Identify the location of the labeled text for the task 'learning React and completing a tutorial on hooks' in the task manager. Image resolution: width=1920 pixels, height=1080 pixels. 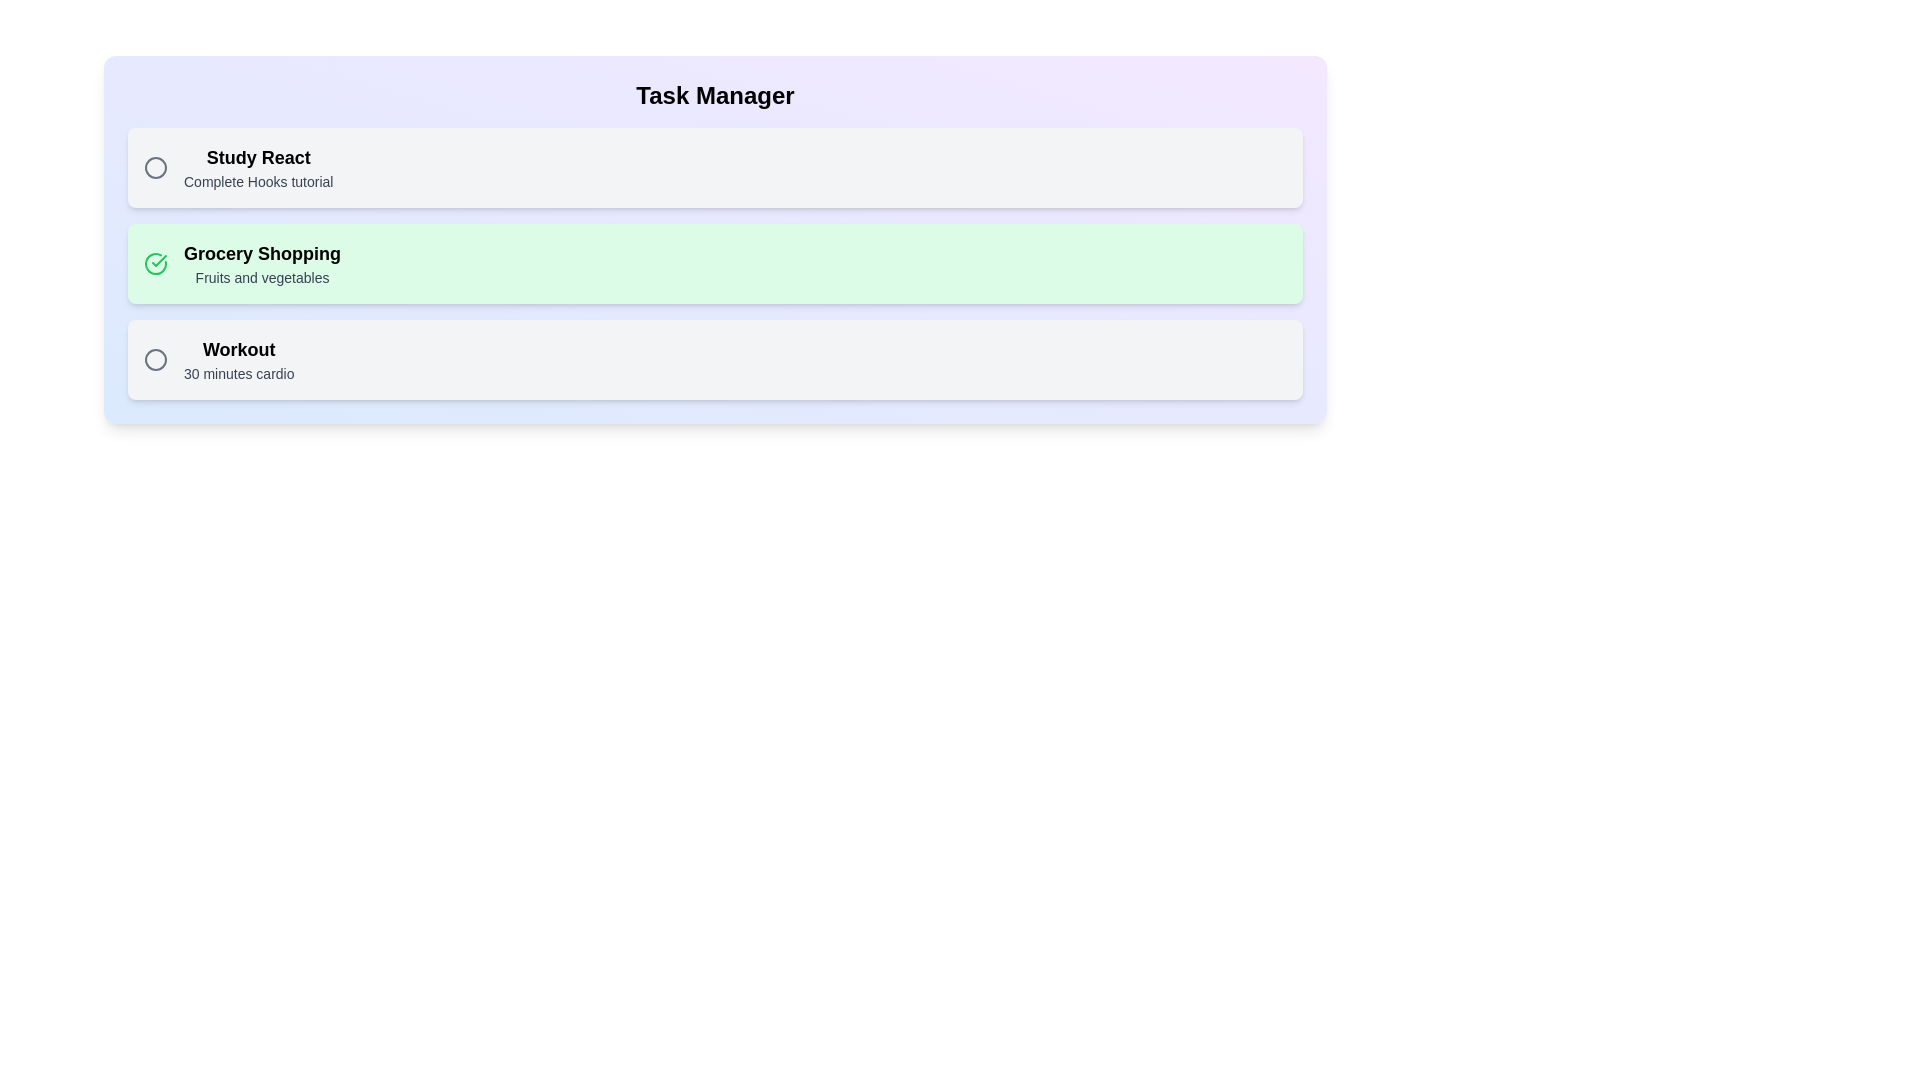
(257, 167).